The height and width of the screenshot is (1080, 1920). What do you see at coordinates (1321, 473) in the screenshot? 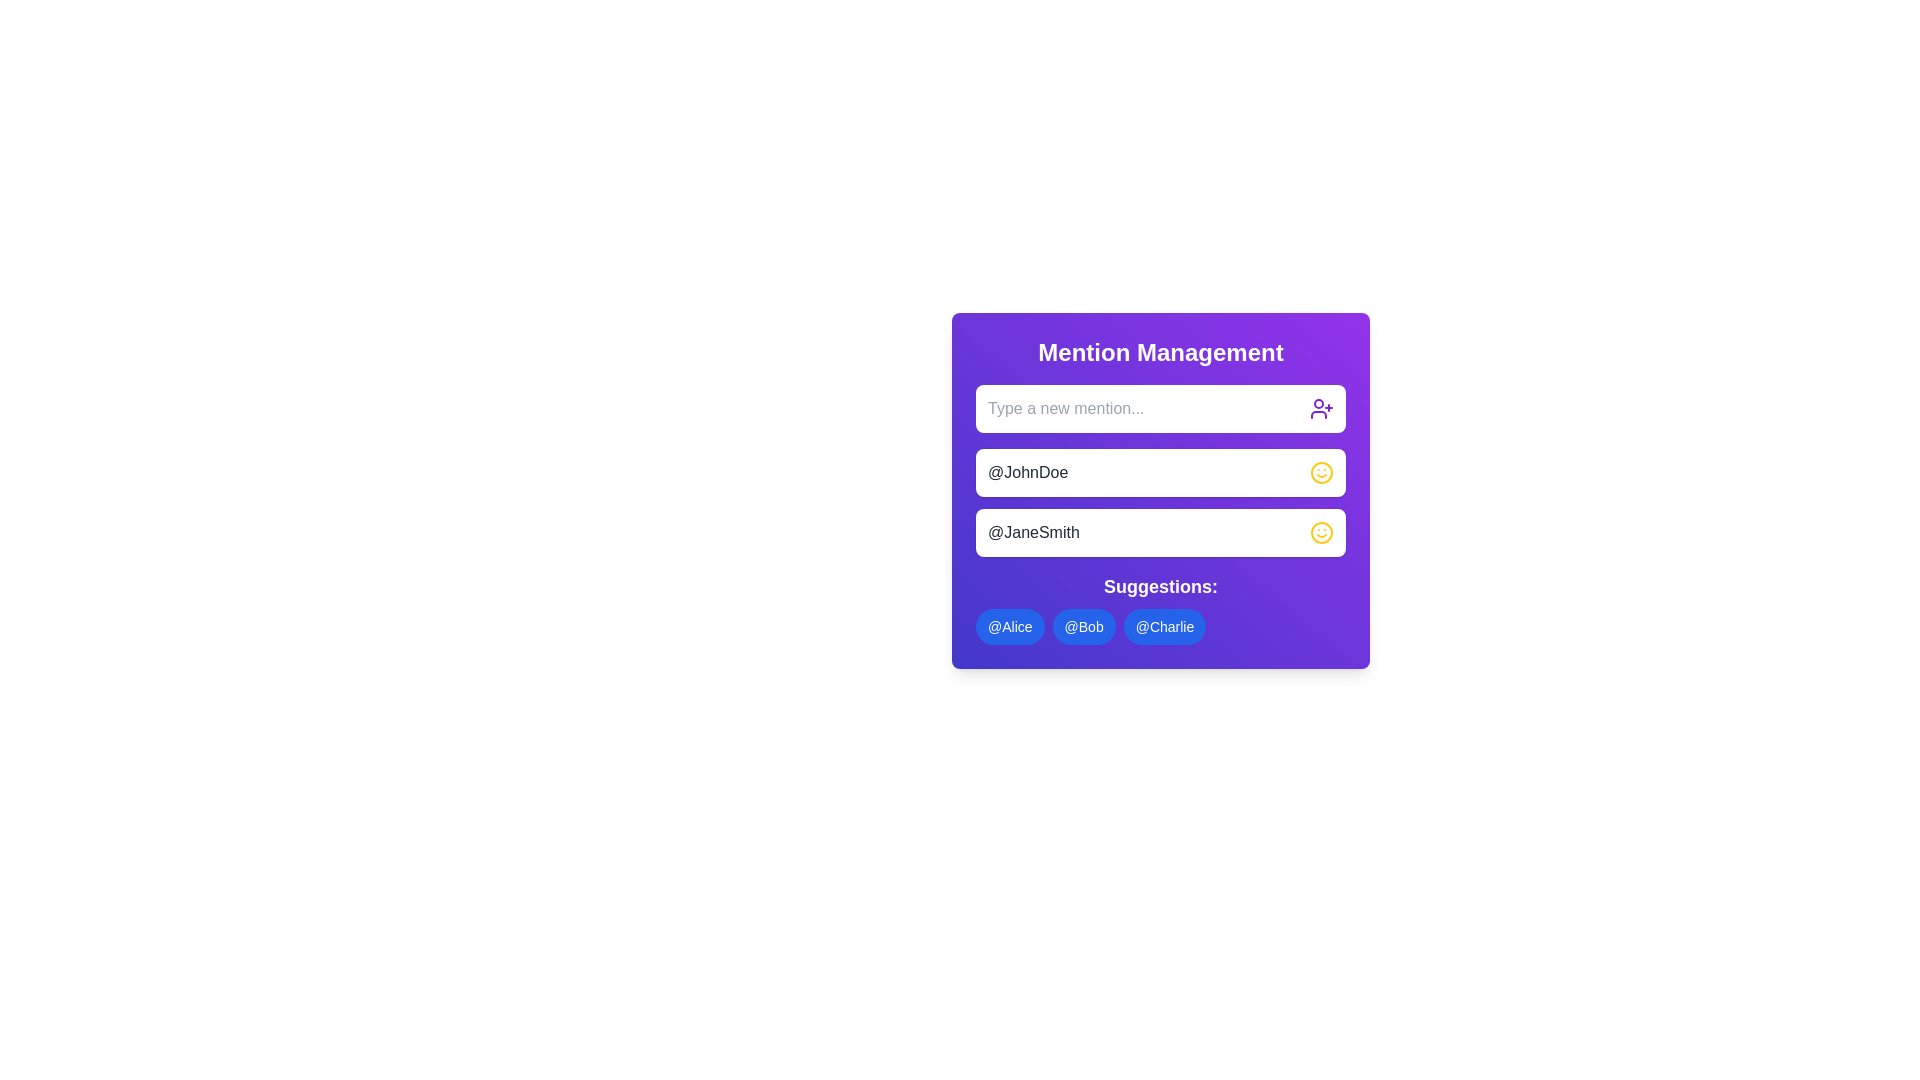
I see `the decorative smiley face icon associated with '@JaneSmith' located in the second row of options under the 'Mention Management' header` at bounding box center [1321, 473].